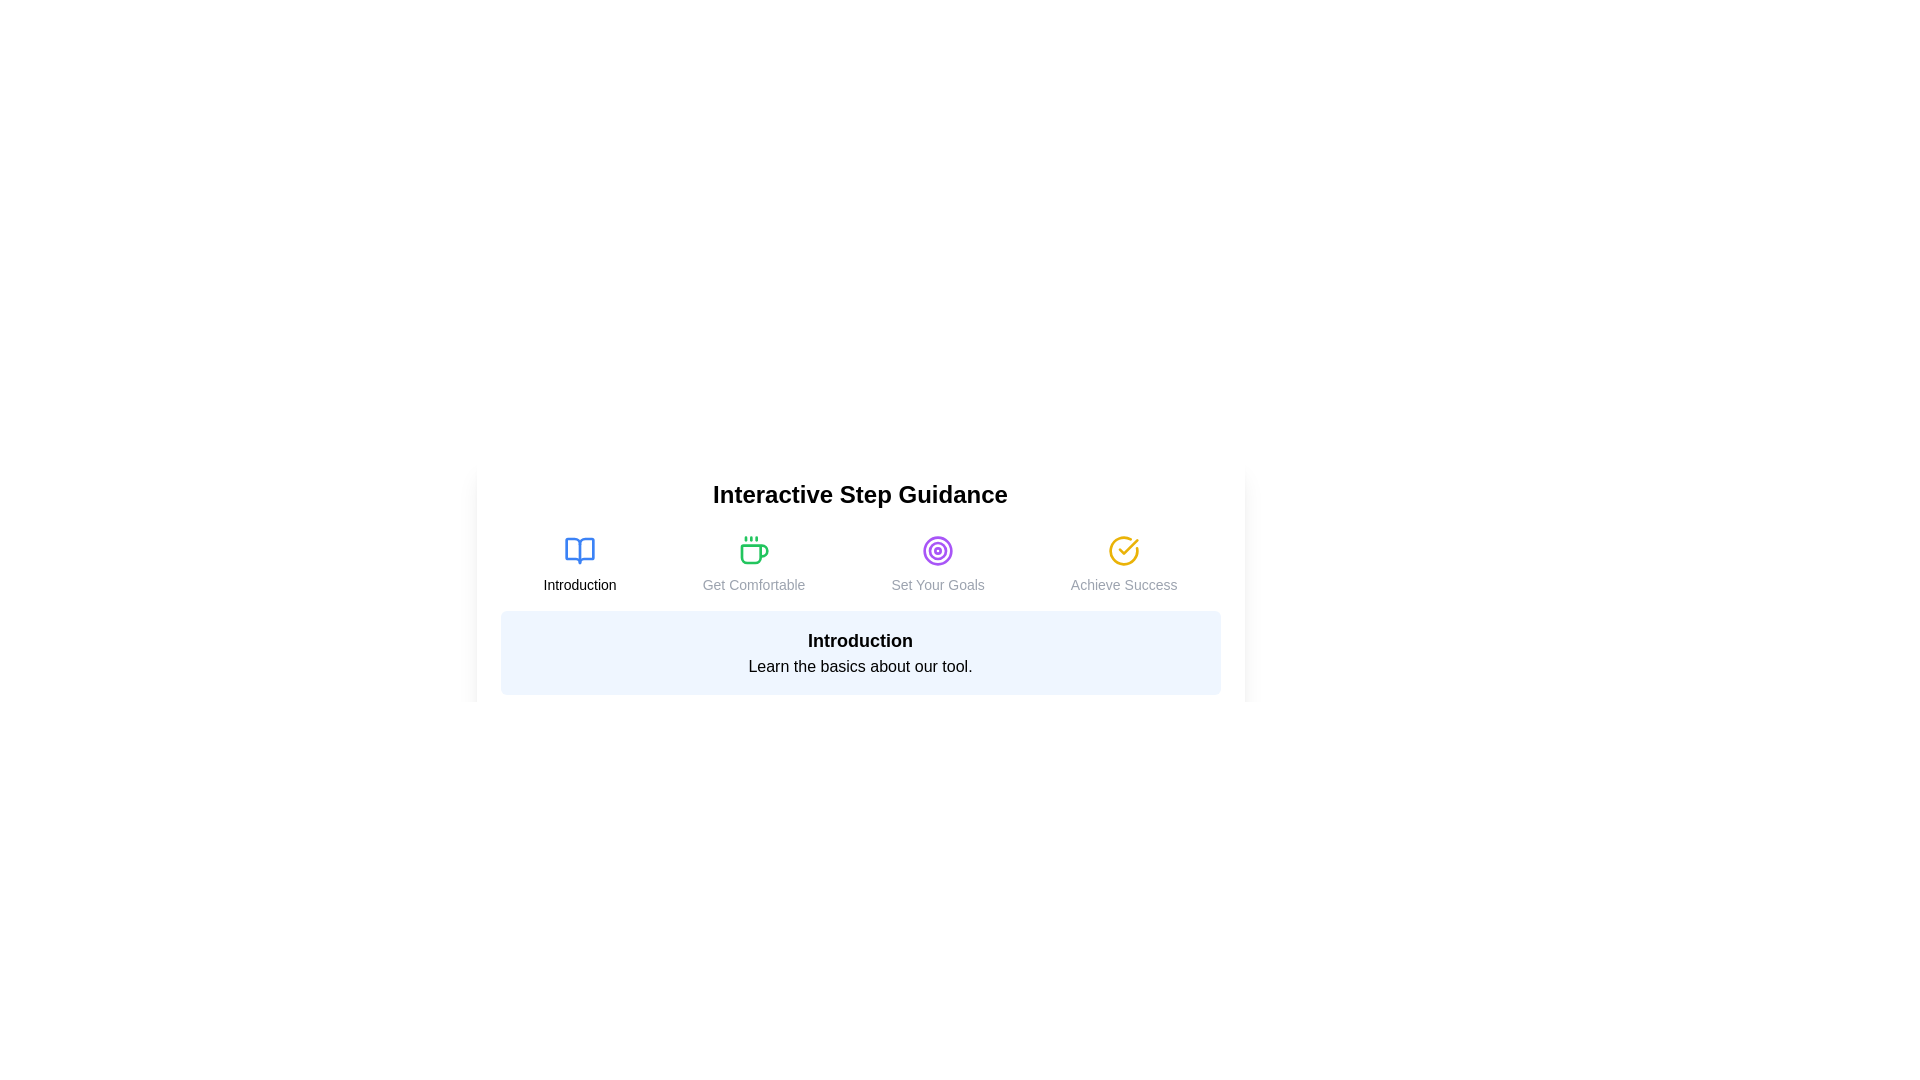 Image resolution: width=1920 pixels, height=1080 pixels. I want to click on the 'Get Comfortable' text label, which is styled in gray color and positioned beneath a green coffee cup icon in the step guidance section, so click(752, 585).